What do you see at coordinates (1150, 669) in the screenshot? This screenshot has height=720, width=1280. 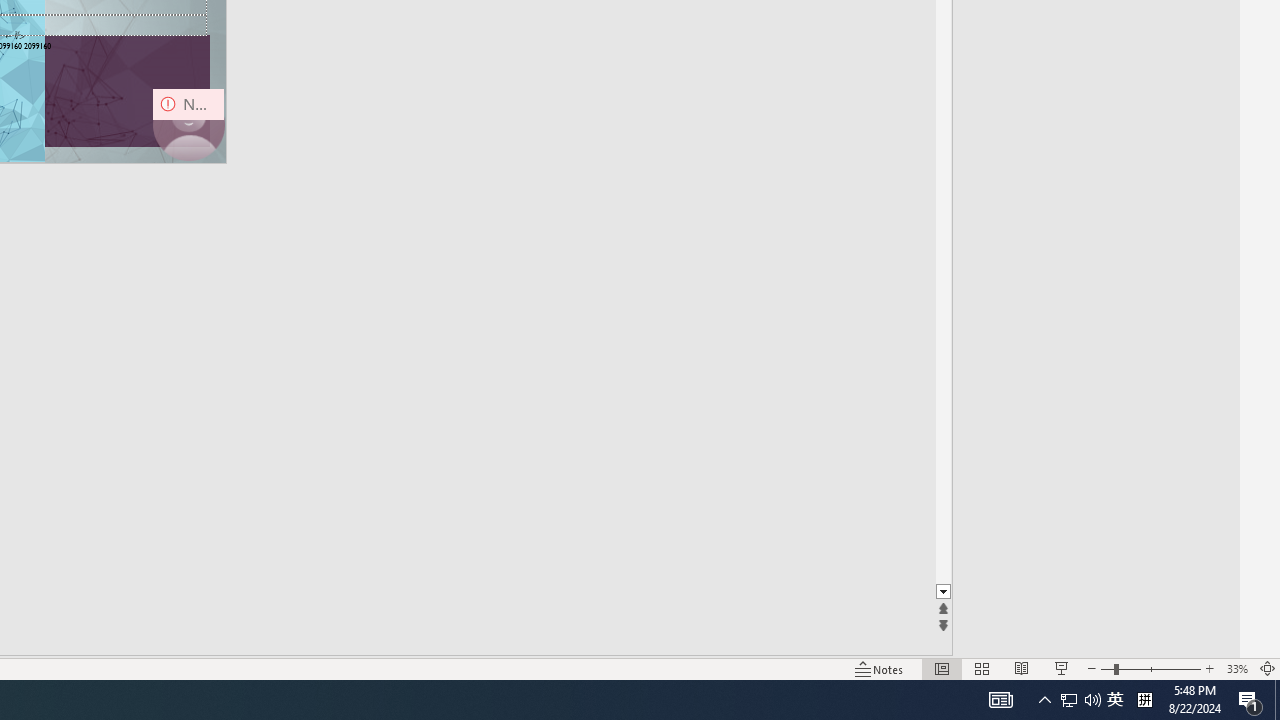 I see `'Zoom'` at bounding box center [1150, 669].